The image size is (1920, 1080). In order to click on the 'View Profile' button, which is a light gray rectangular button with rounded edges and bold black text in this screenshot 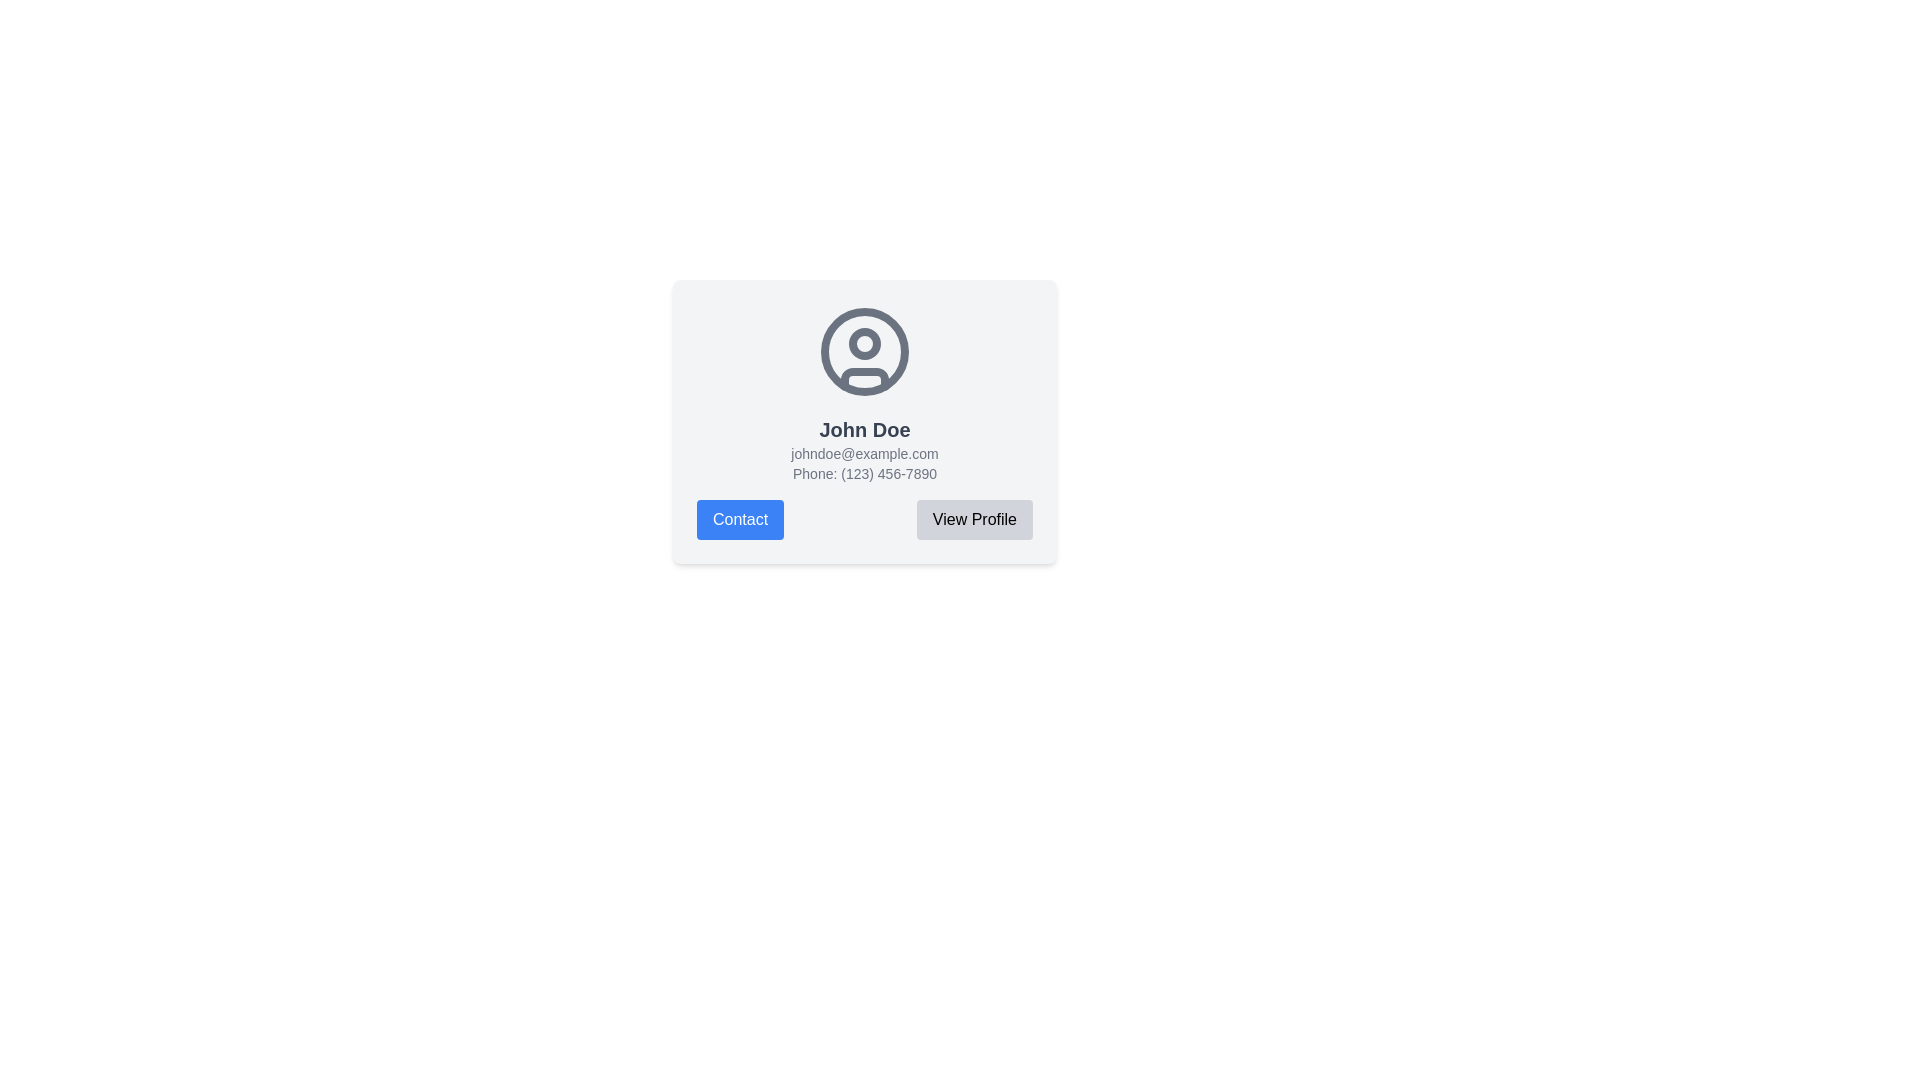, I will do `click(974, 519)`.